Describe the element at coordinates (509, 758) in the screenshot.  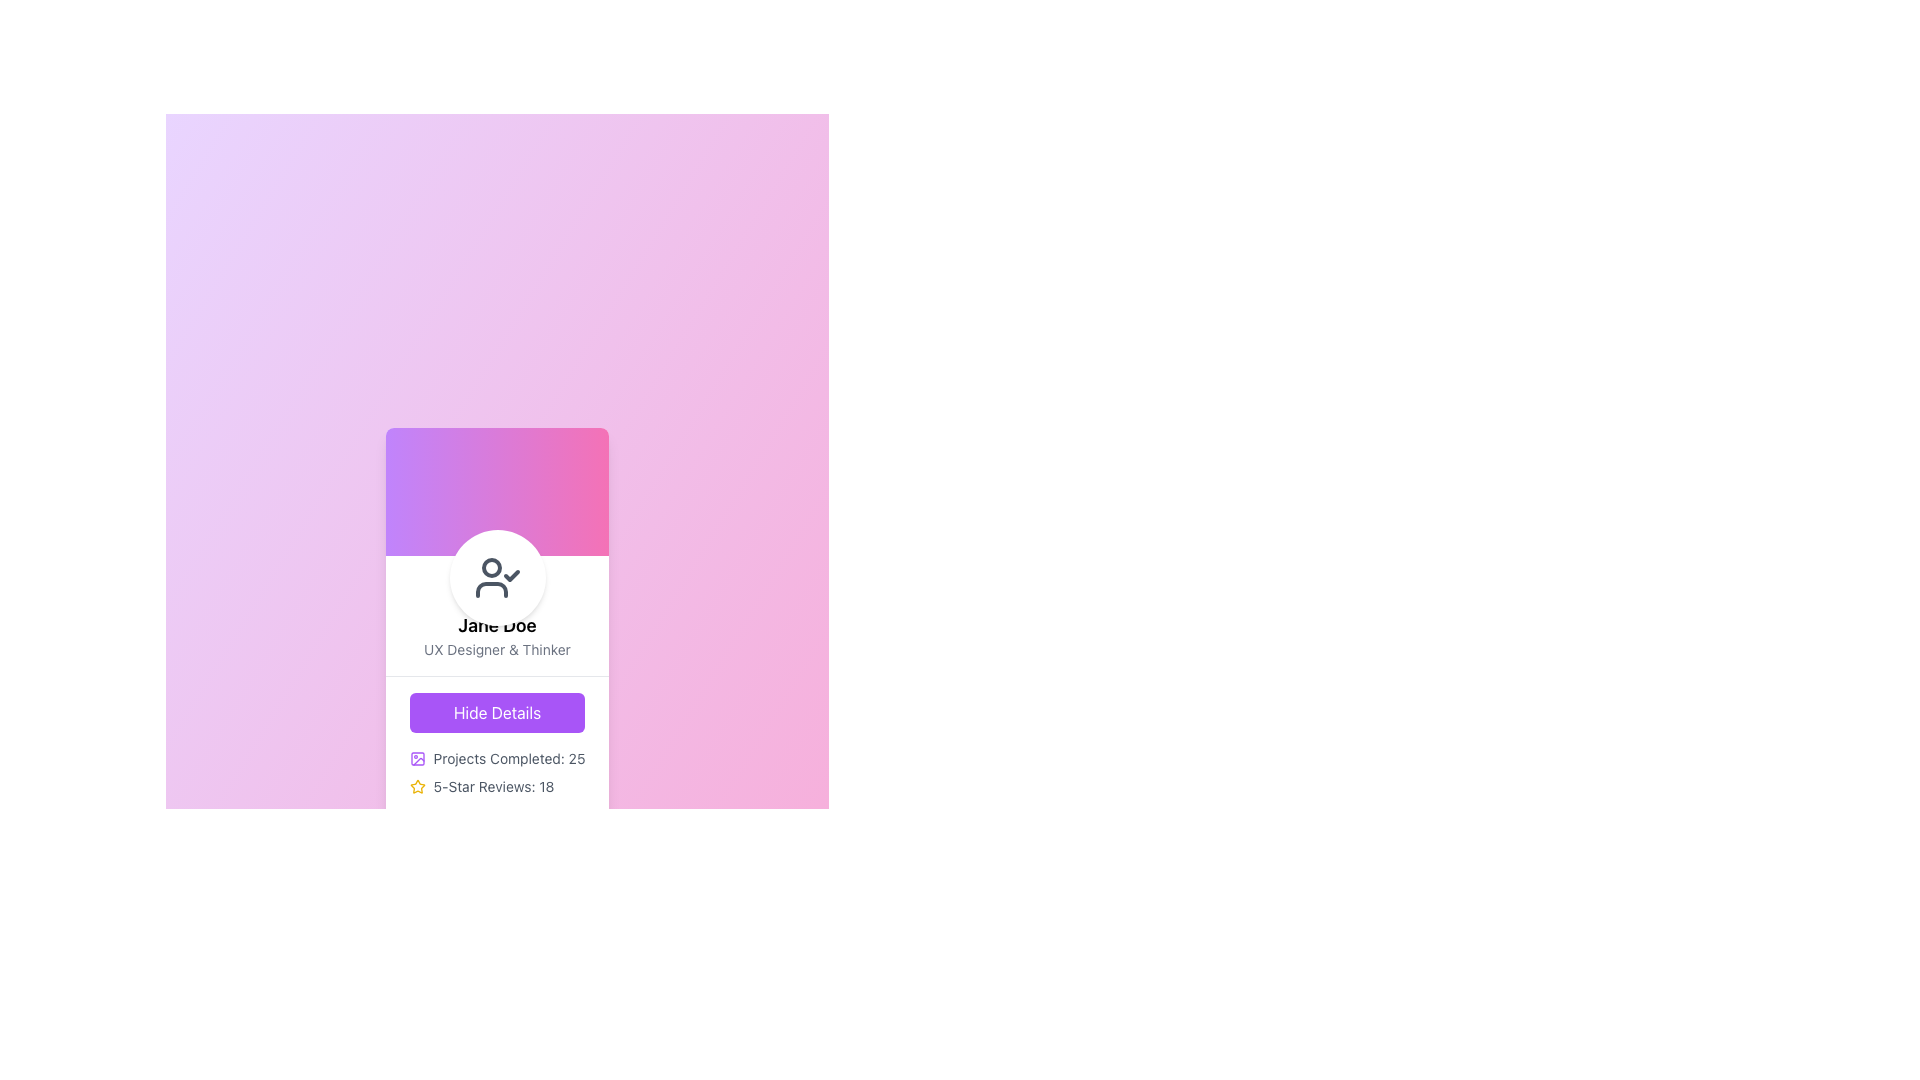
I see `the Text Label displaying the number of completed projects ('25') which is located below the 'Hide Details' button and above the '5-Star Reviews: 18' text` at that location.